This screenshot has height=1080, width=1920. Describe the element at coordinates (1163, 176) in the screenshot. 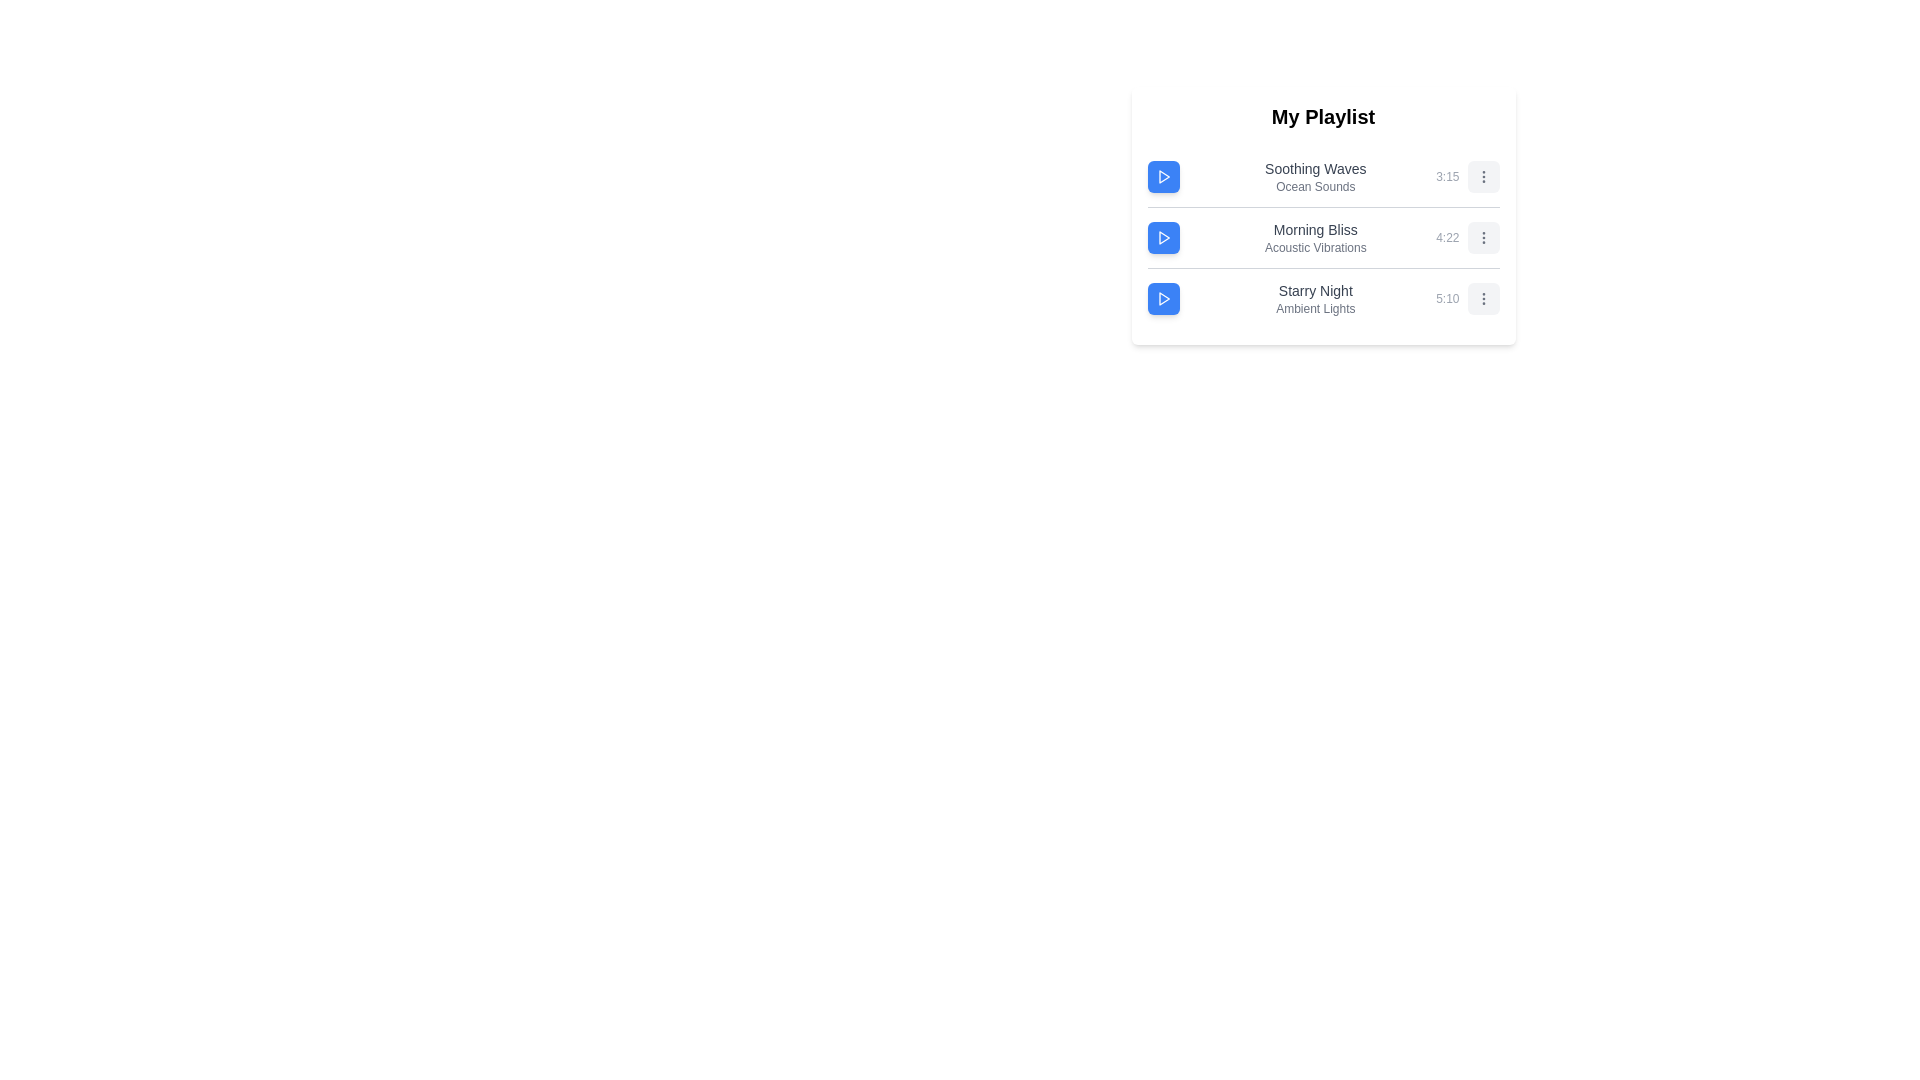

I see `the play button icon, which is triangular and surrounded by a blue circular background, located in the first row of the playlist interface to the left of the text 'Soothing Waves - Ocean Sounds'` at that location.